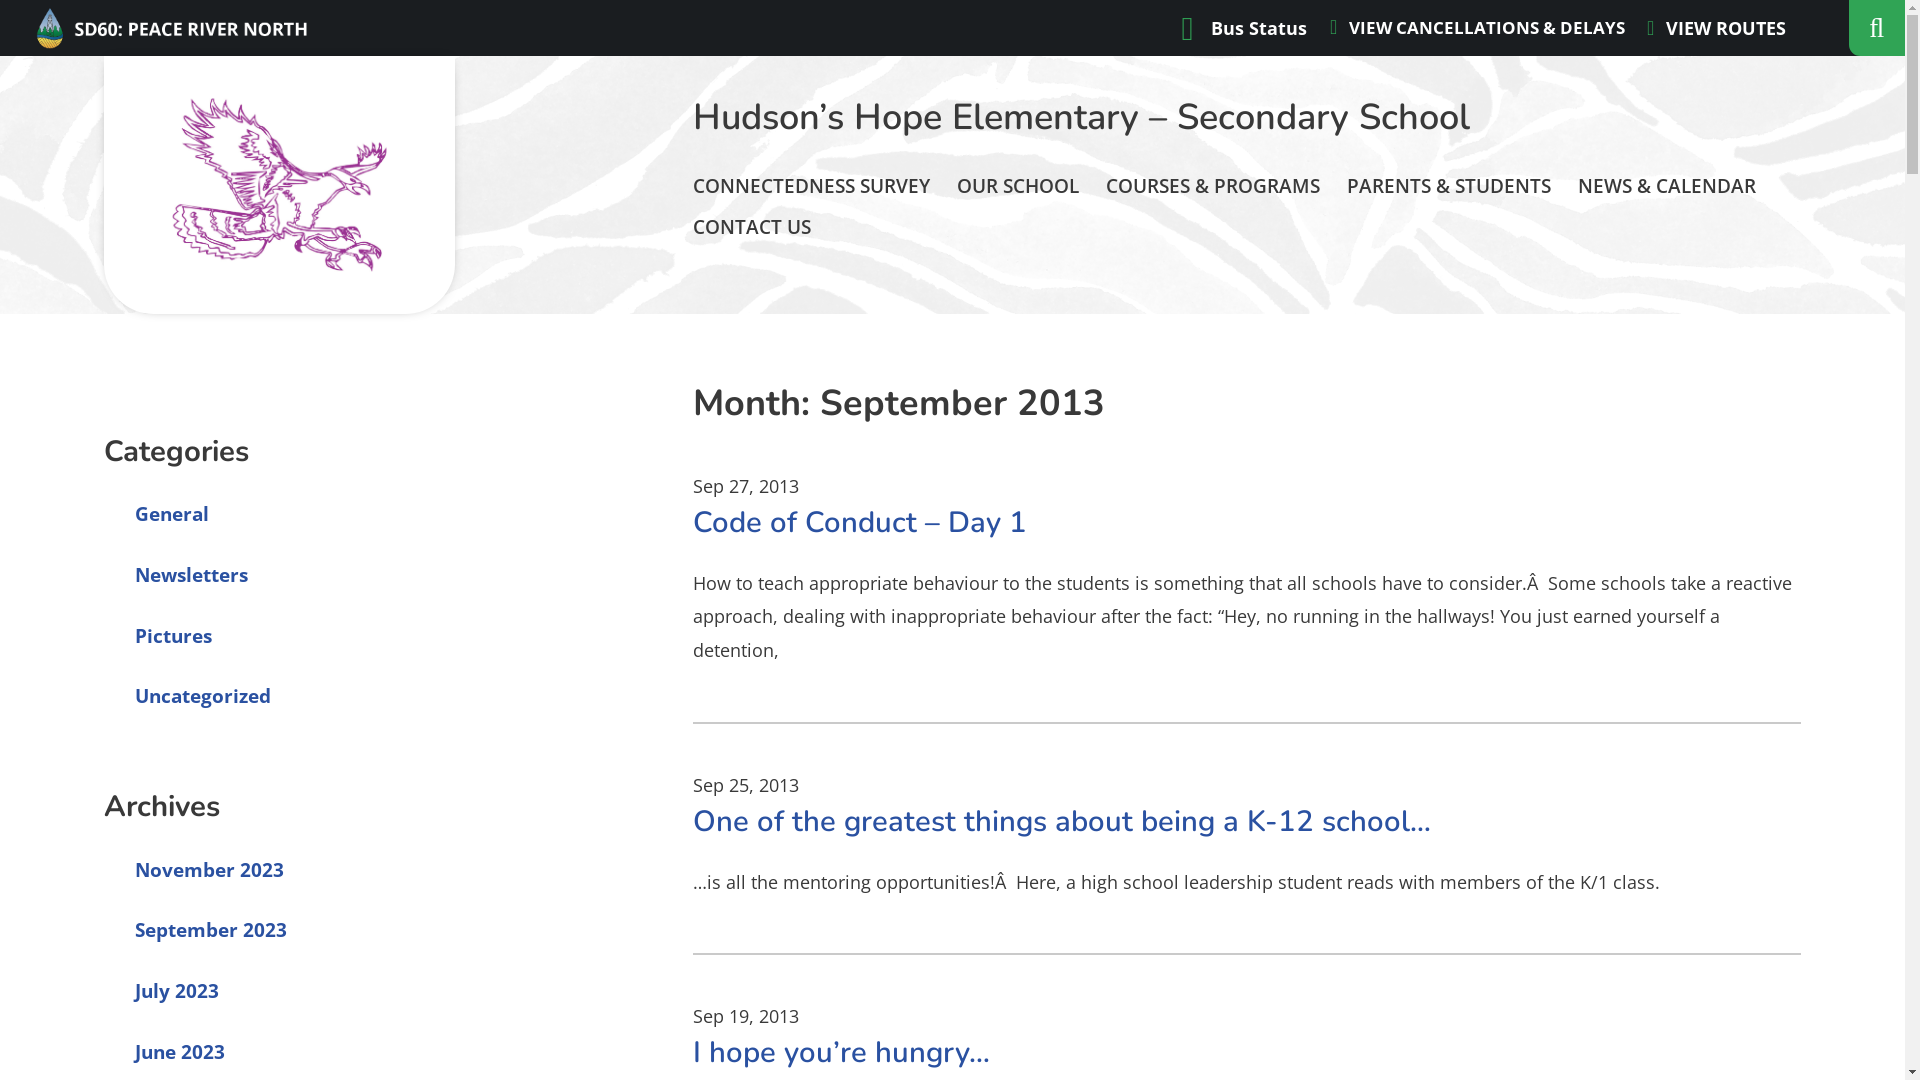  What do you see at coordinates (103, 574) in the screenshot?
I see `'Newsletters'` at bounding box center [103, 574].